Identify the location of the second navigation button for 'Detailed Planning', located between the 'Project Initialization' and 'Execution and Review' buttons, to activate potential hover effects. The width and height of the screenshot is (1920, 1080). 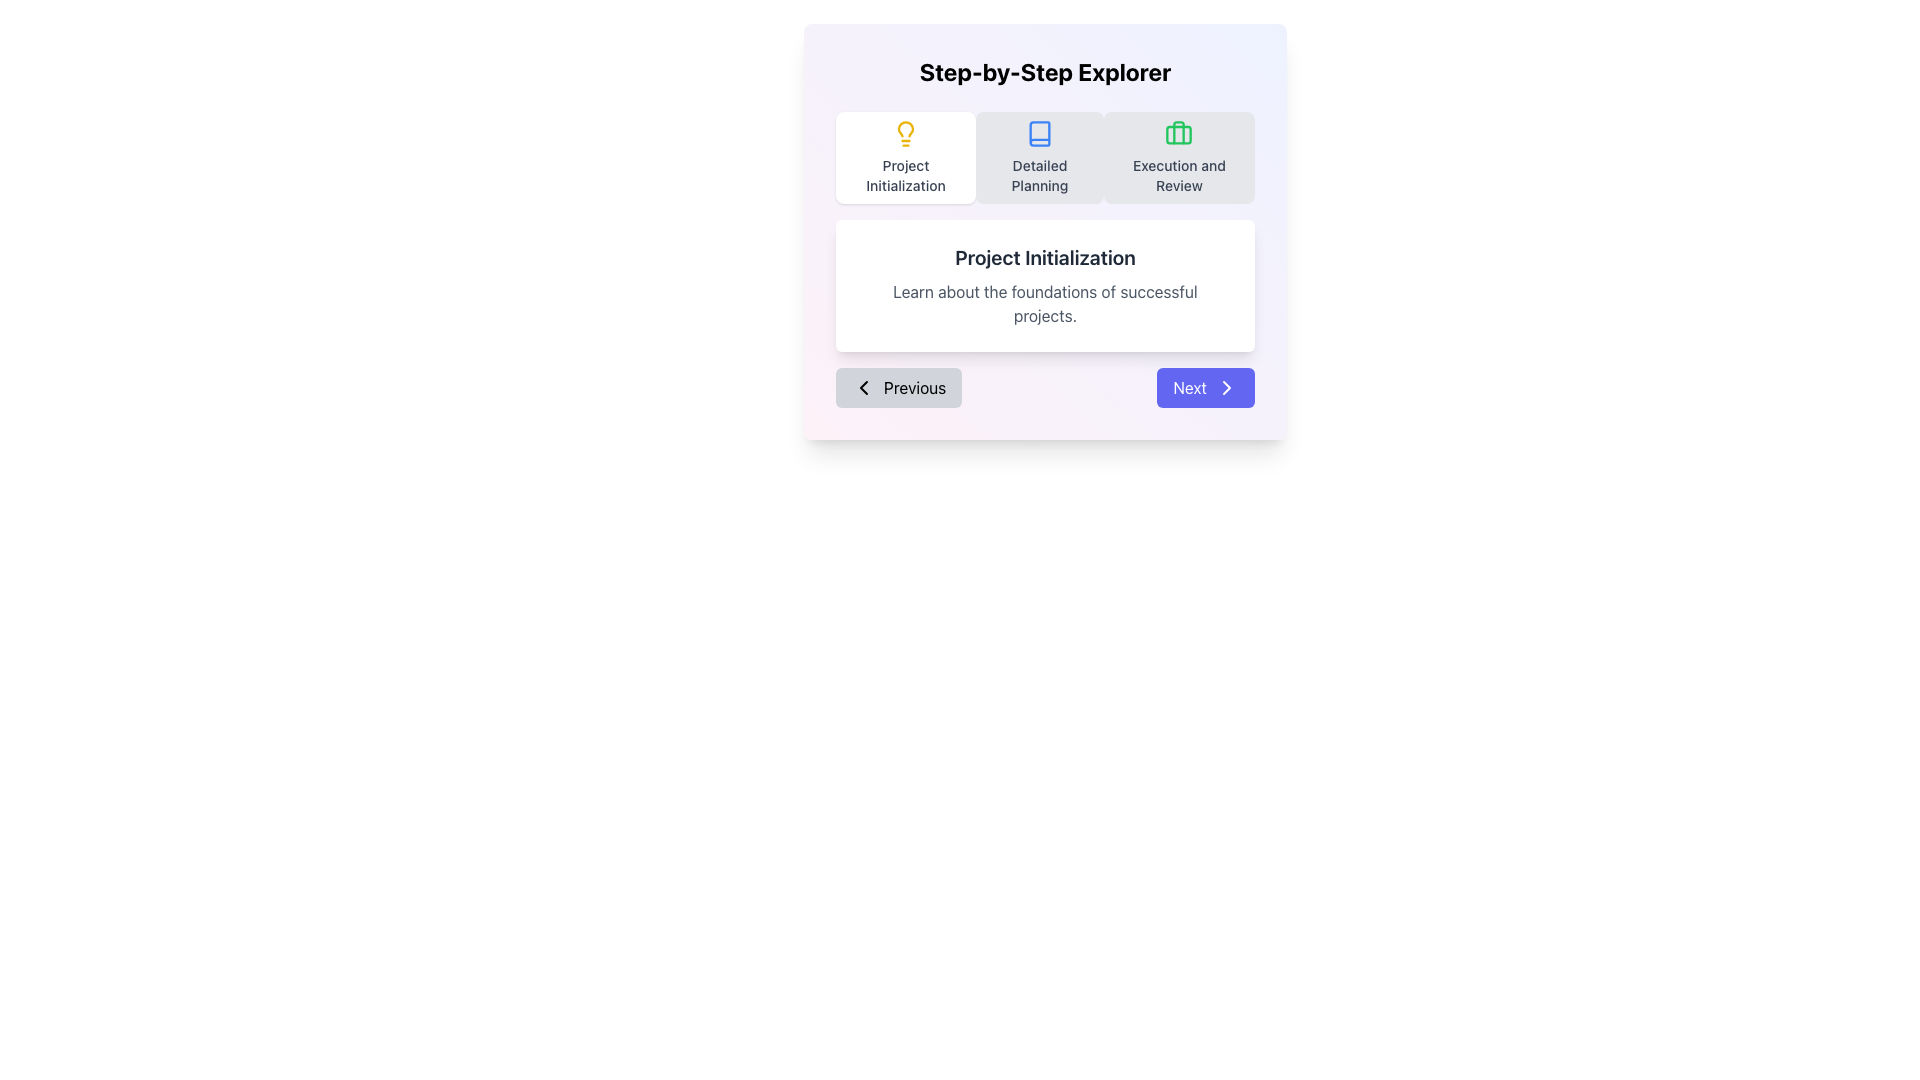
(1040, 157).